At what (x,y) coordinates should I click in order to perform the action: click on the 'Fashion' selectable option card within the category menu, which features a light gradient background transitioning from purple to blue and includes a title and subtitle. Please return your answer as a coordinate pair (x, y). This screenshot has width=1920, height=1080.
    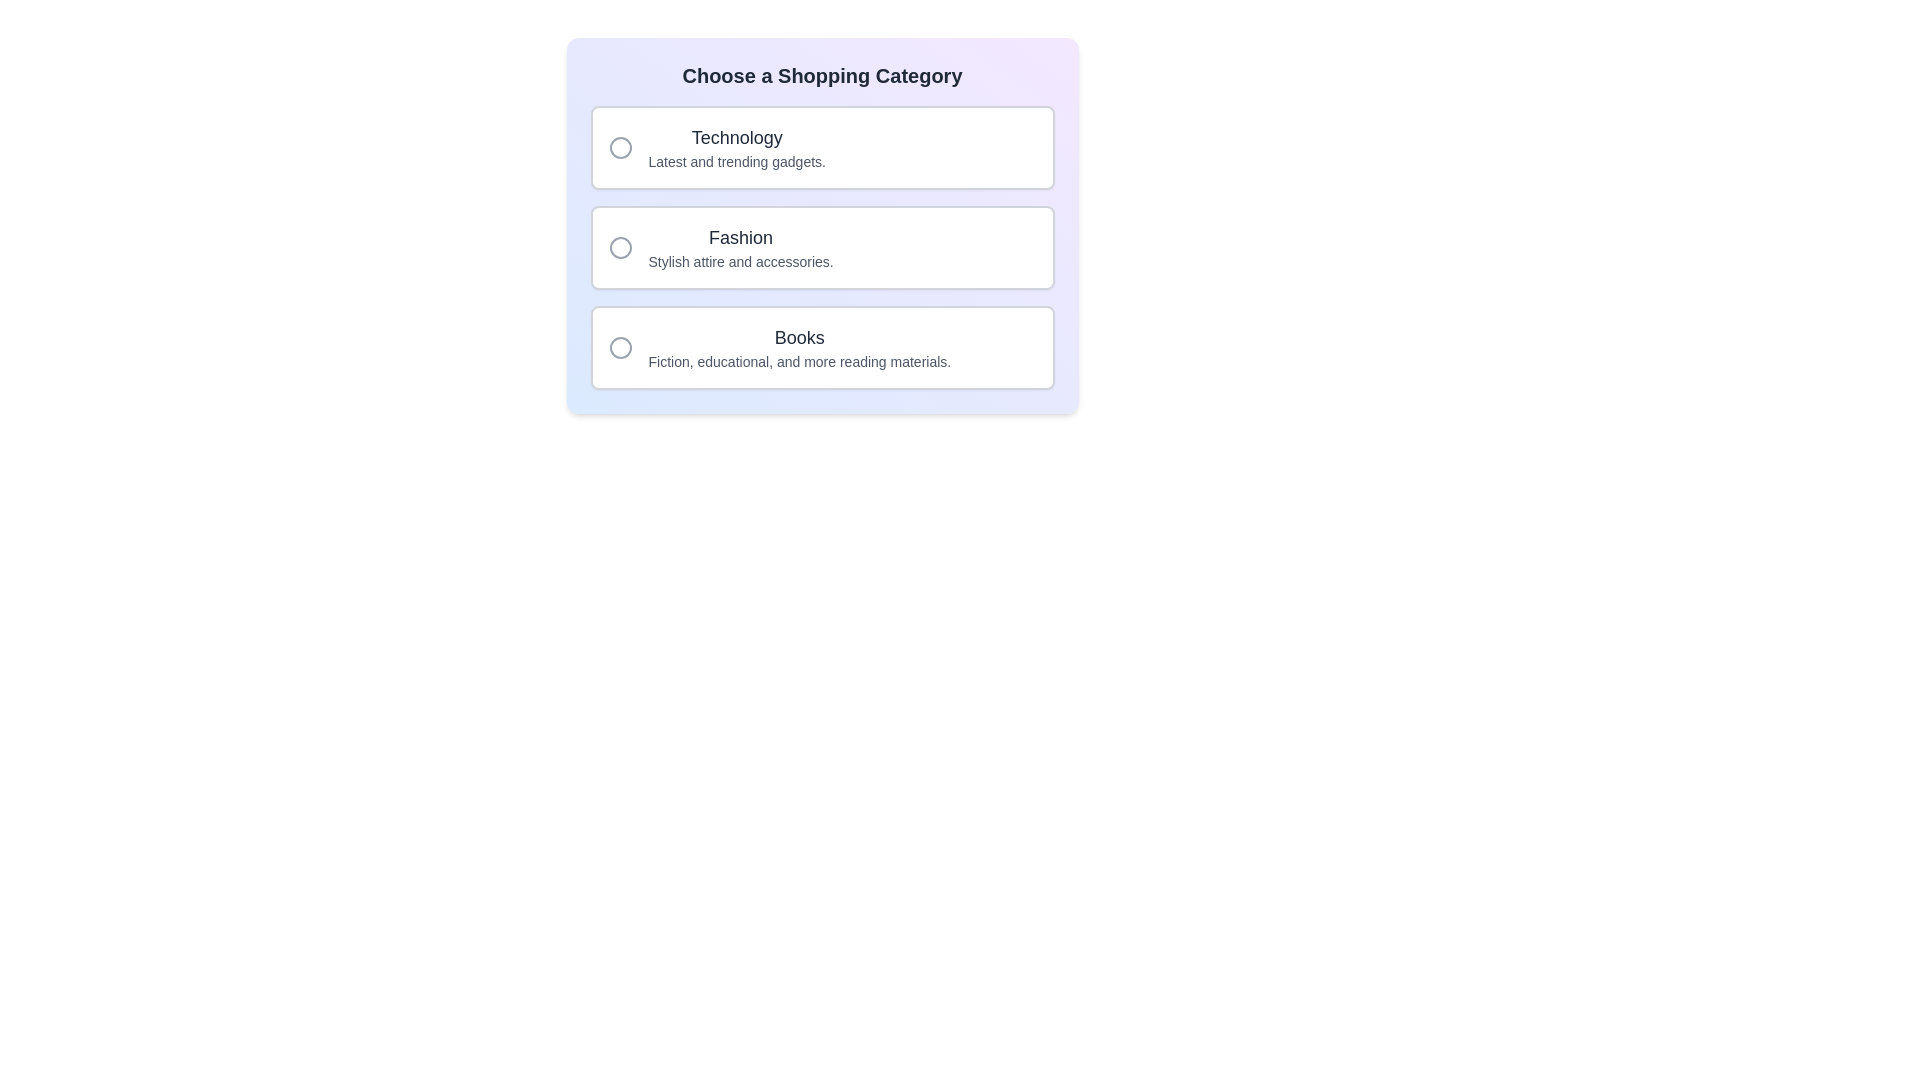
    Looking at the image, I should click on (822, 225).